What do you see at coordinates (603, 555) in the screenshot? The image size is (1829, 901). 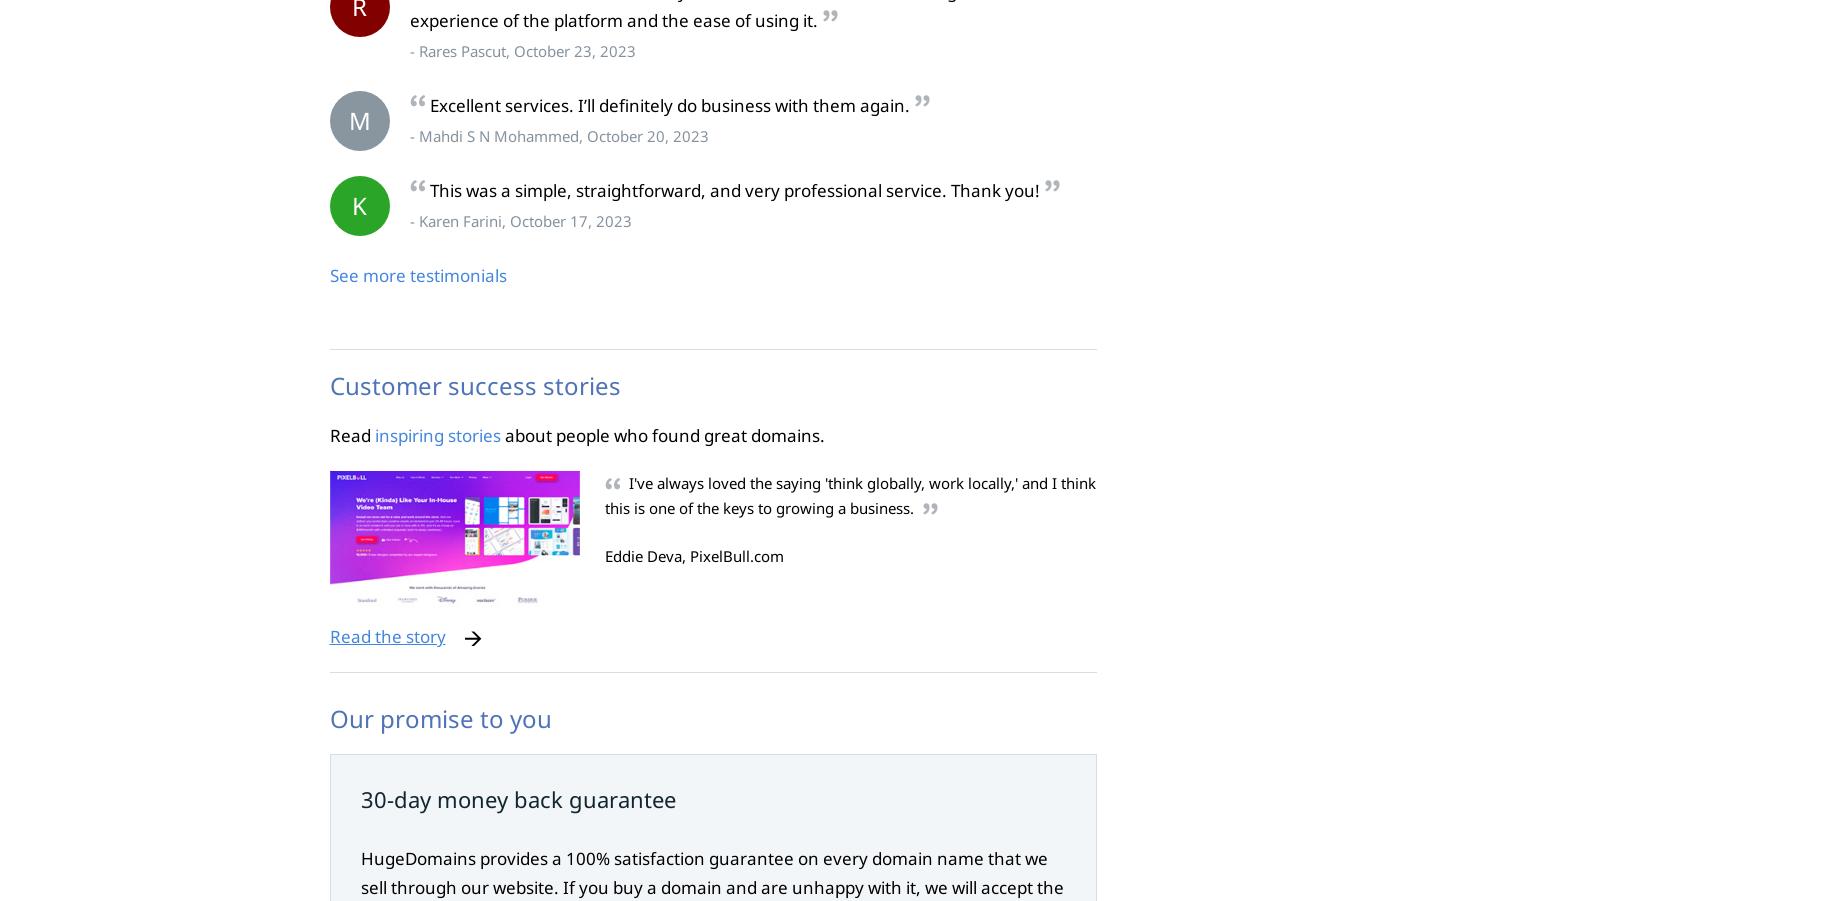 I see `'Eddie Deva, PixelBull.com'` at bounding box center [603, 555].